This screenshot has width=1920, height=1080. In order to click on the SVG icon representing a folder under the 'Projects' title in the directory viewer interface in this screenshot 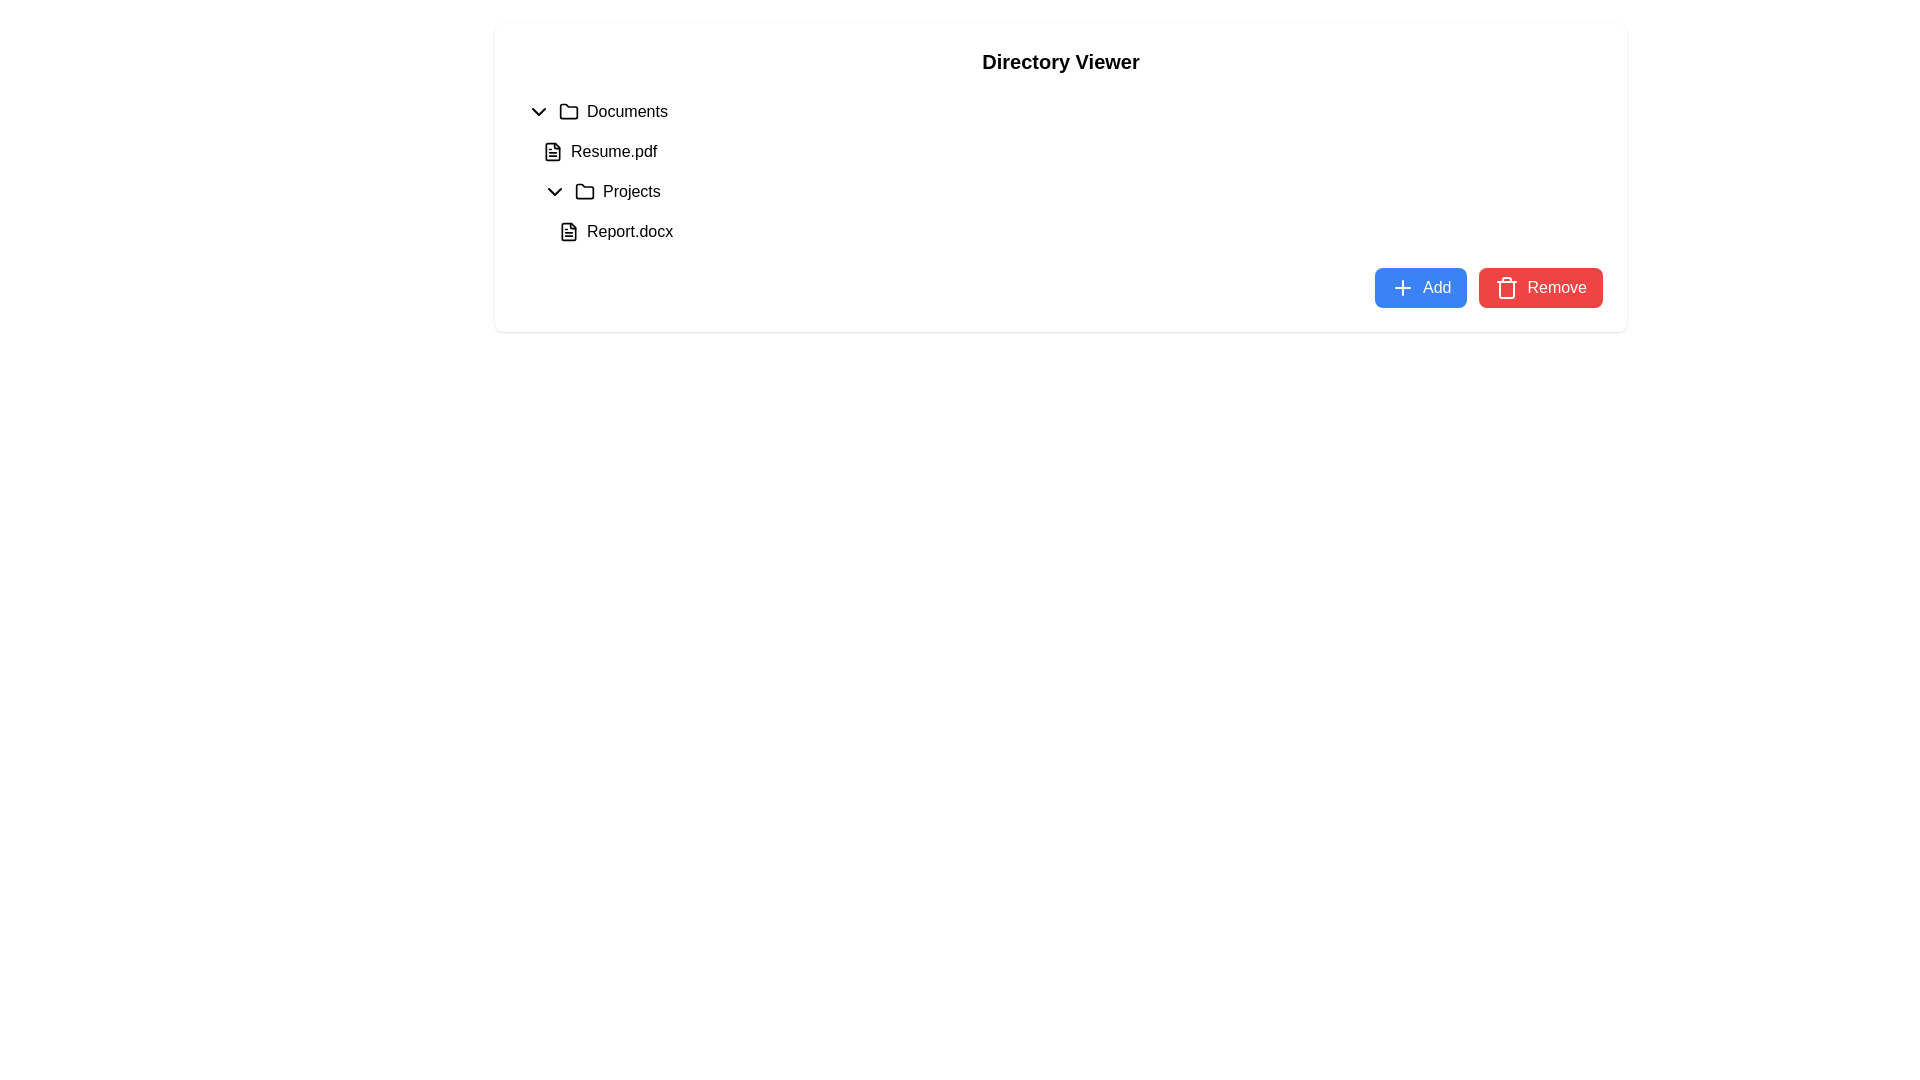, I will do `click(584, 191)`.